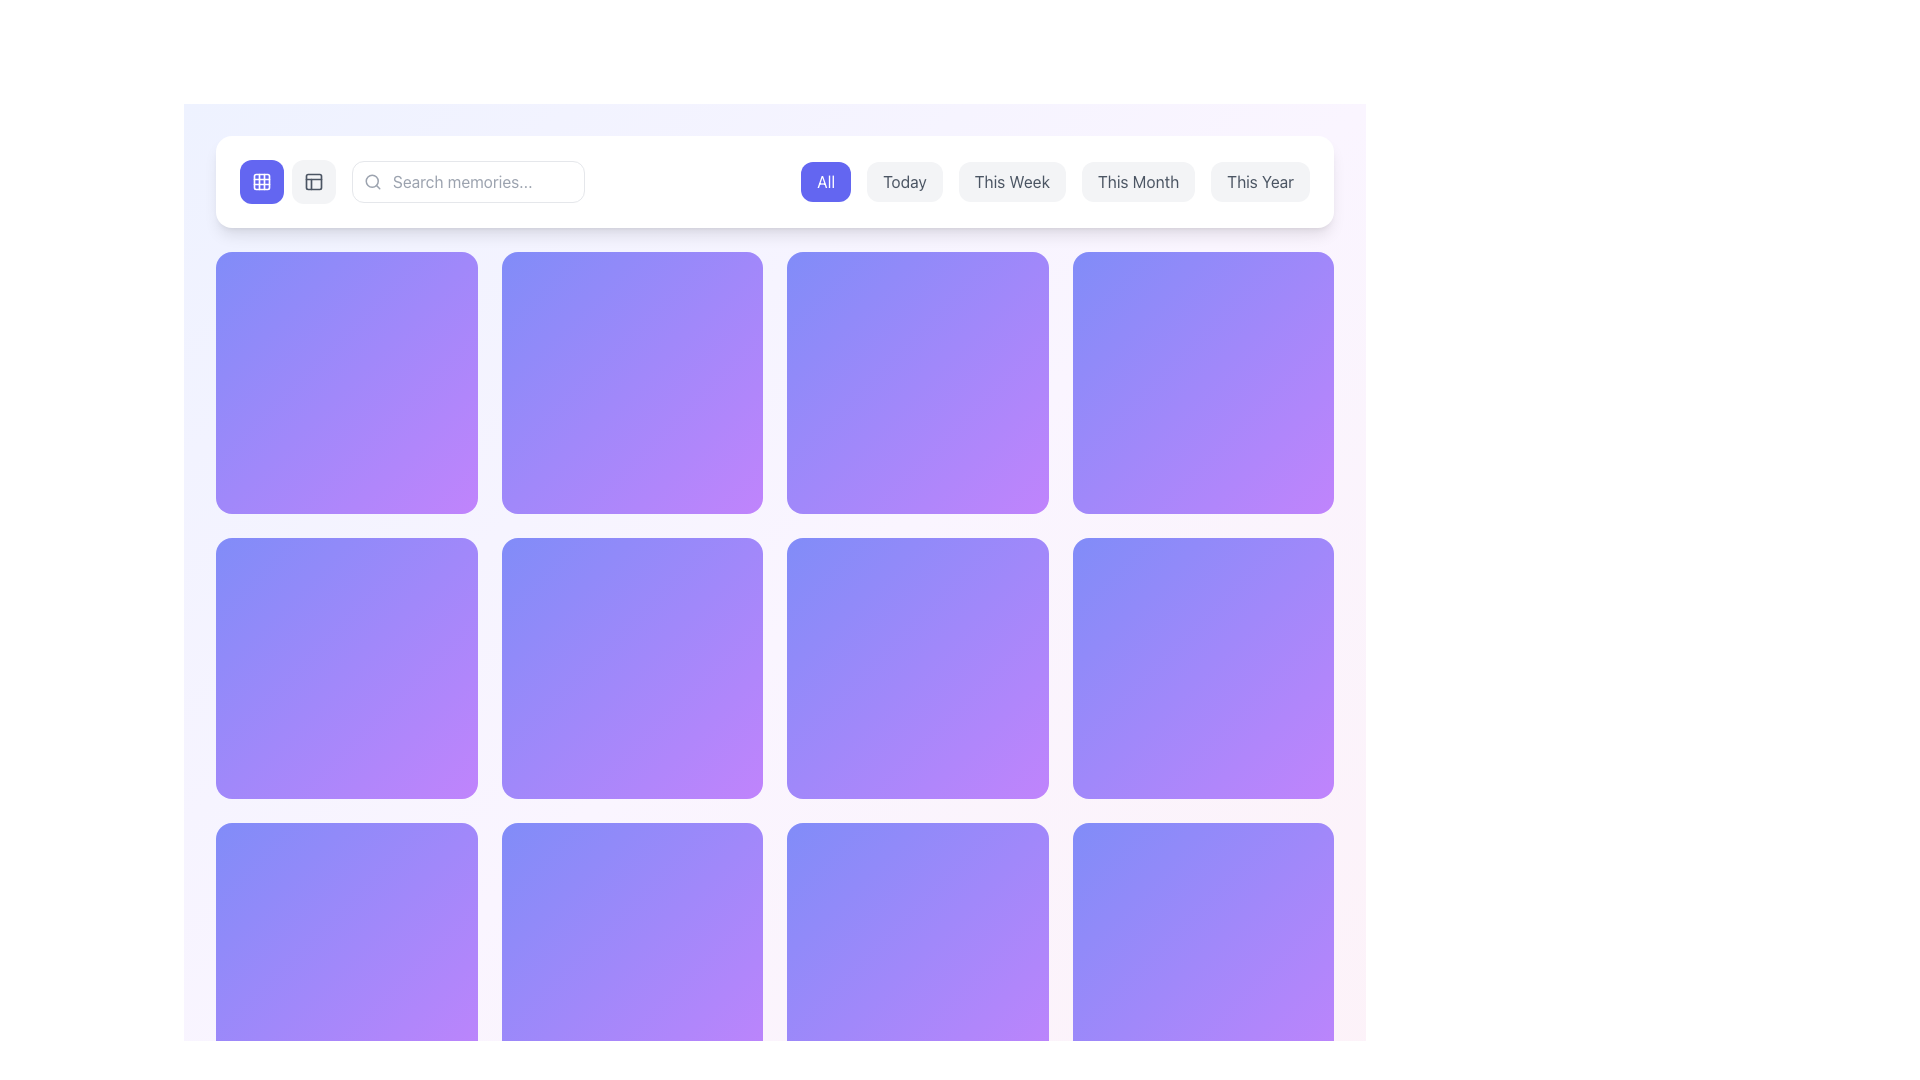 This screenshot has height=1080, width=1920. Describe the element at coordinates (373, 181) in the screenshot. I see `the search icon located on the left side of the input field labeled 'Search memories...' in the search bar section` at that location.